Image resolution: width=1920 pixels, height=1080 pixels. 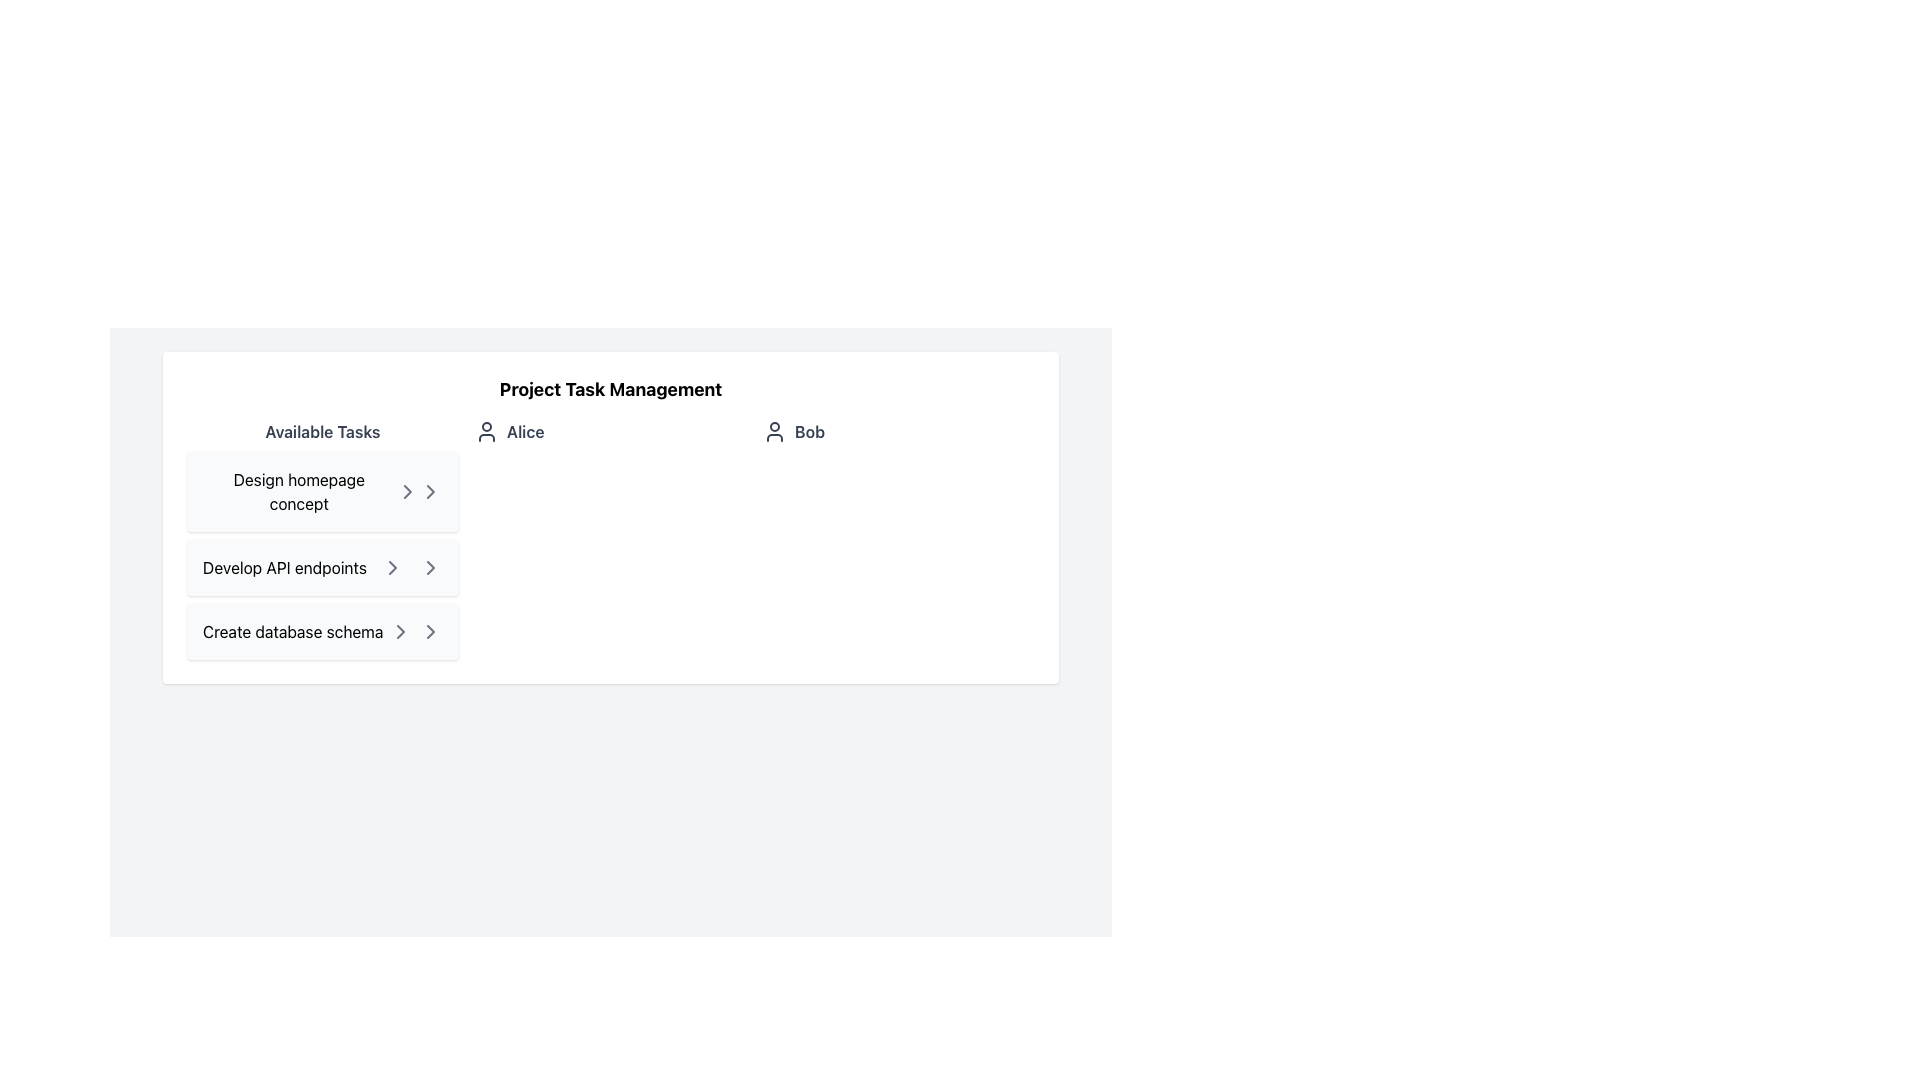 What do you see at coordinates (406, 492) in the screenshot?
I see `the right-facing chevron icon in the 'Available Tasks' section labeled 'Design homepage concept' to indicate progression or navigation` at bounding box center [406, 492].